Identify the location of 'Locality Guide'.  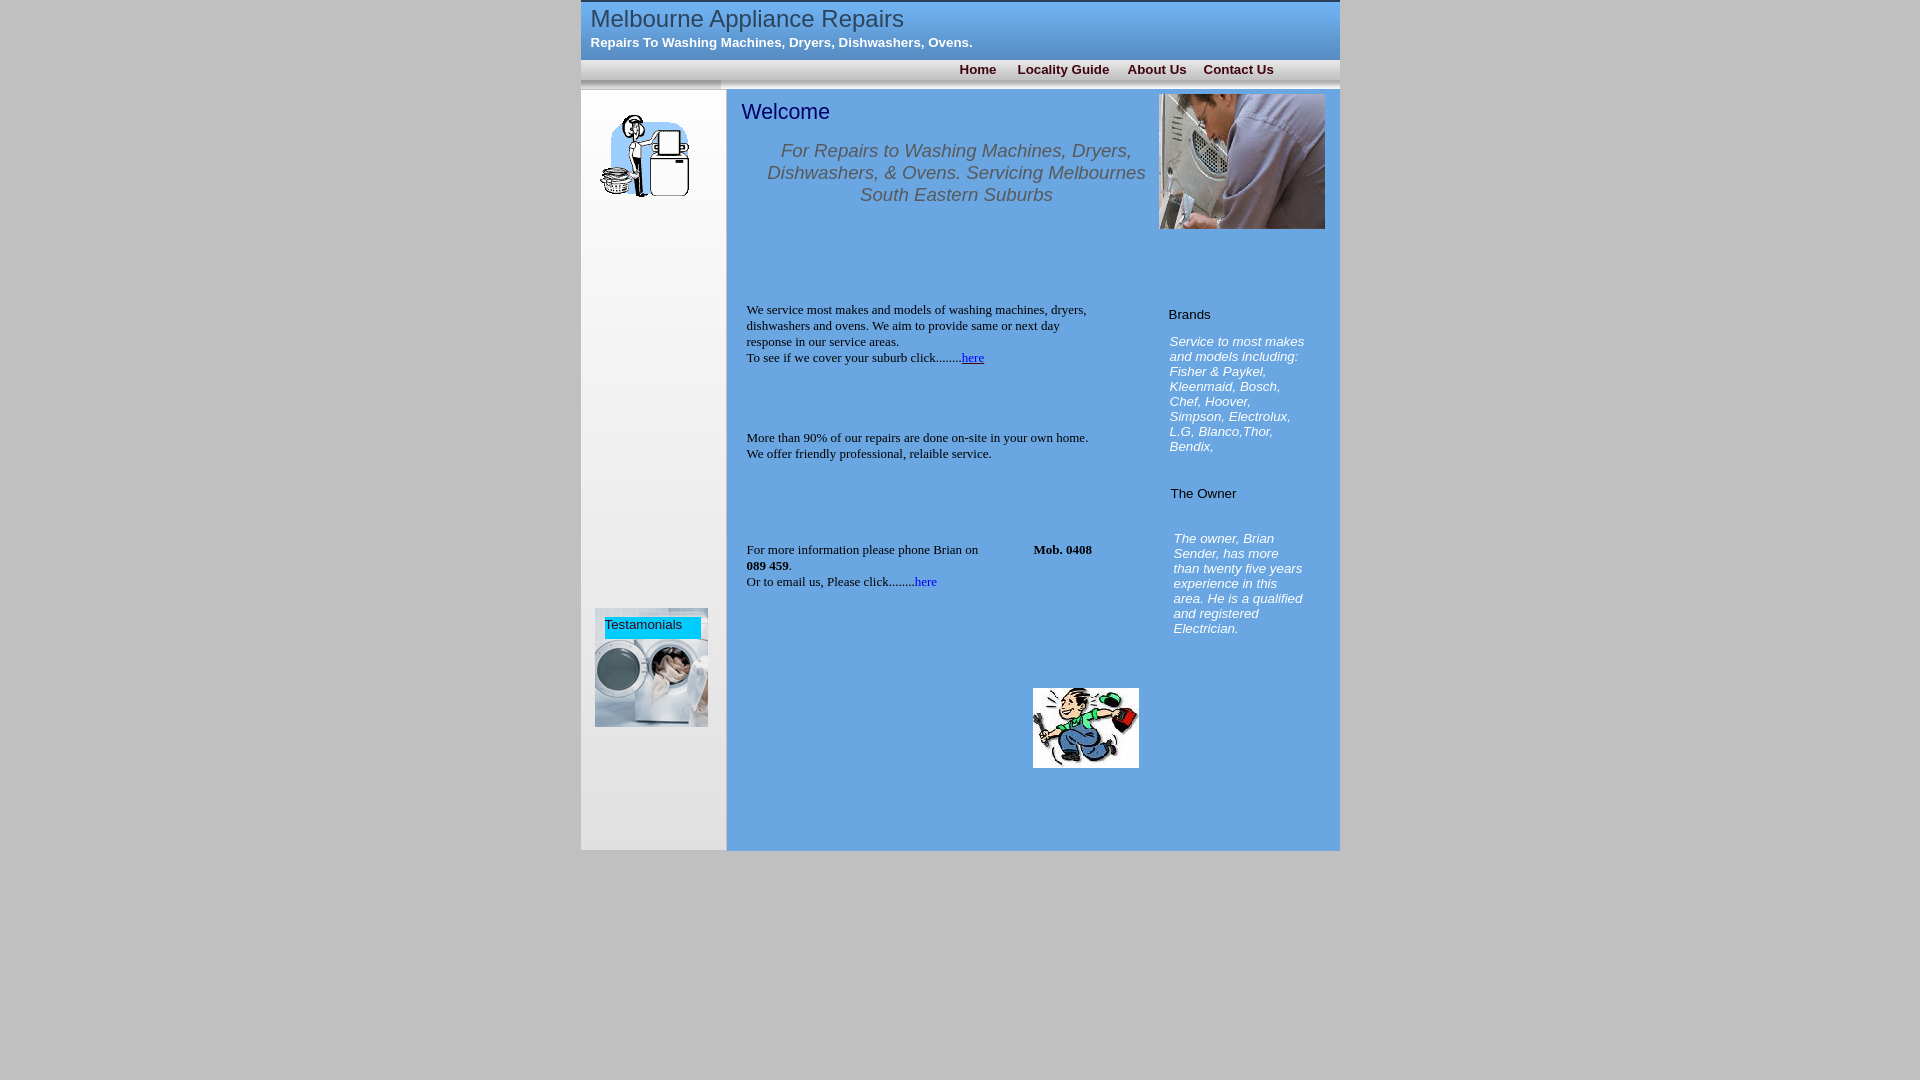
(1063, 68).